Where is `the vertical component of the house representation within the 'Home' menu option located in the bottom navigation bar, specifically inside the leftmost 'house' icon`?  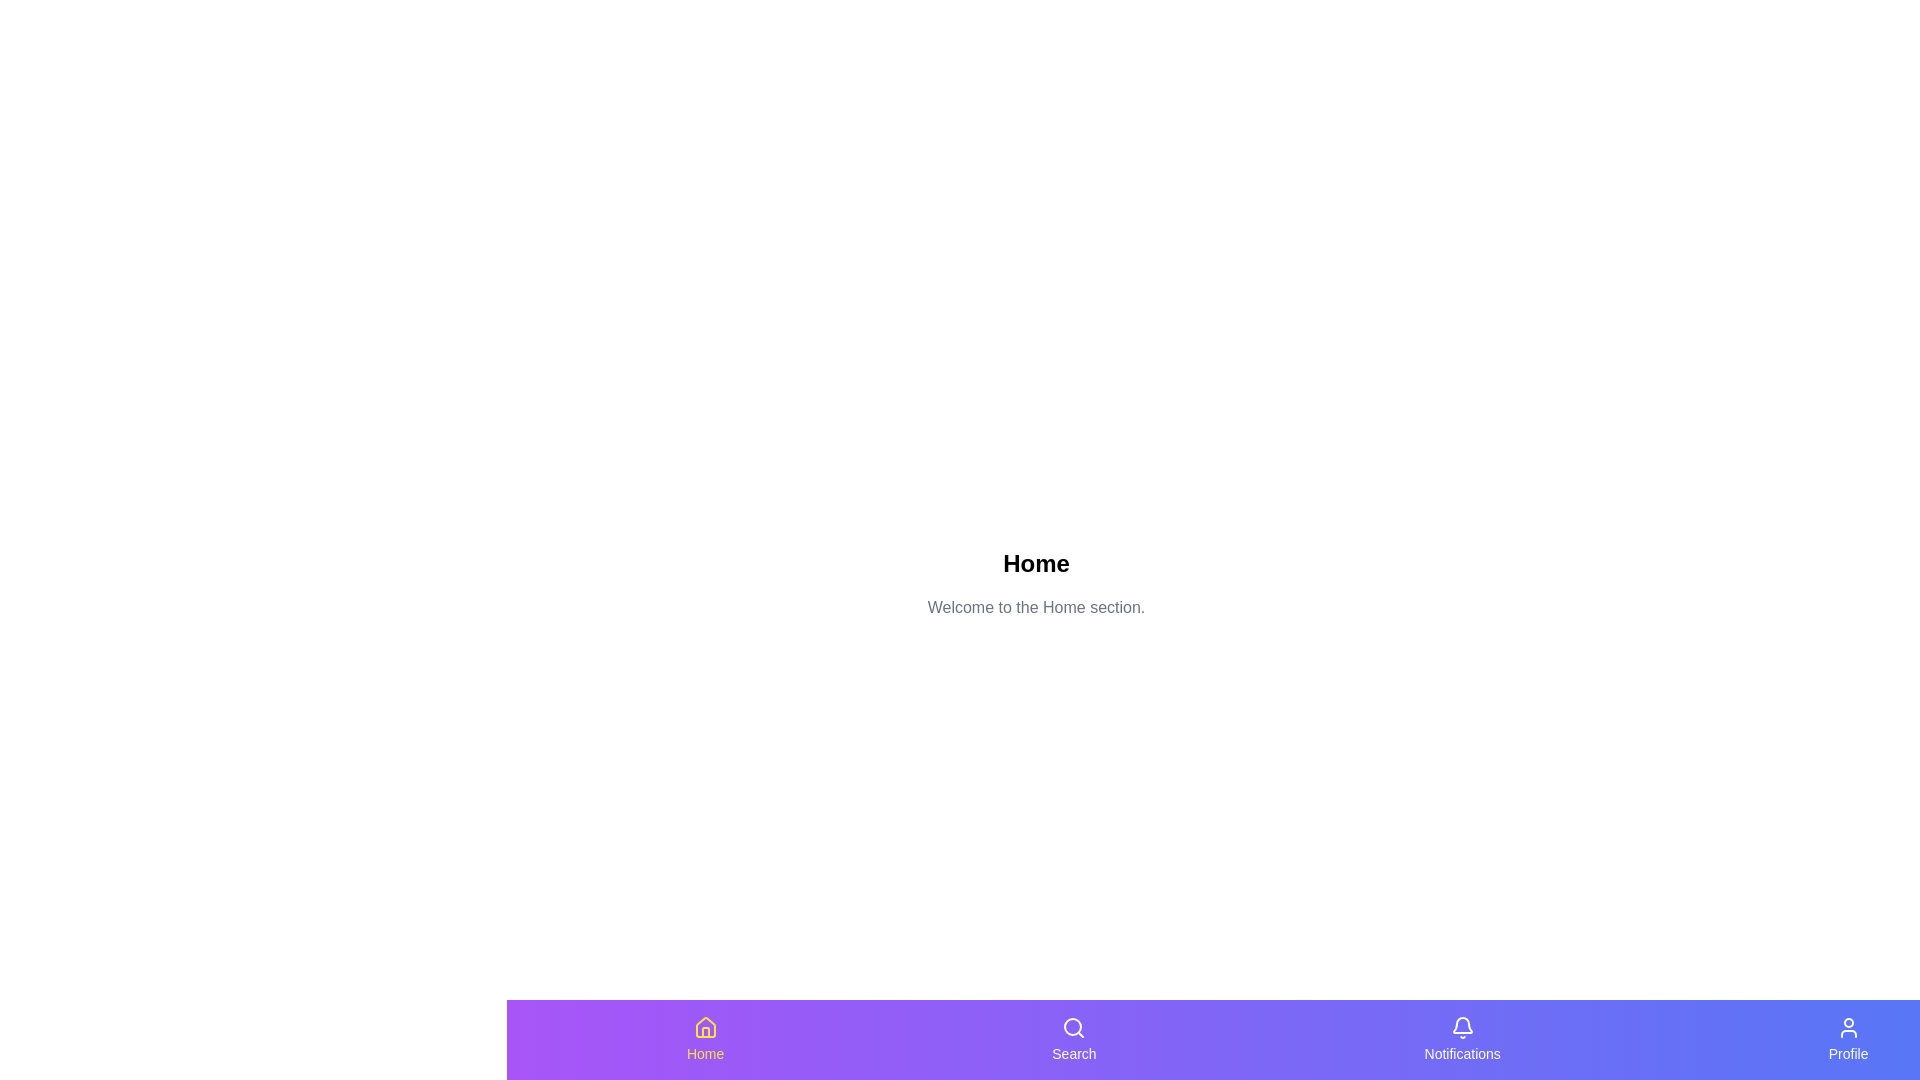 the vertical component of the house representation within the 'Home' menu option located in the bottom navigation bar, specifically inside the leftmost 'house' icon is located at coordinates (705, 1032).